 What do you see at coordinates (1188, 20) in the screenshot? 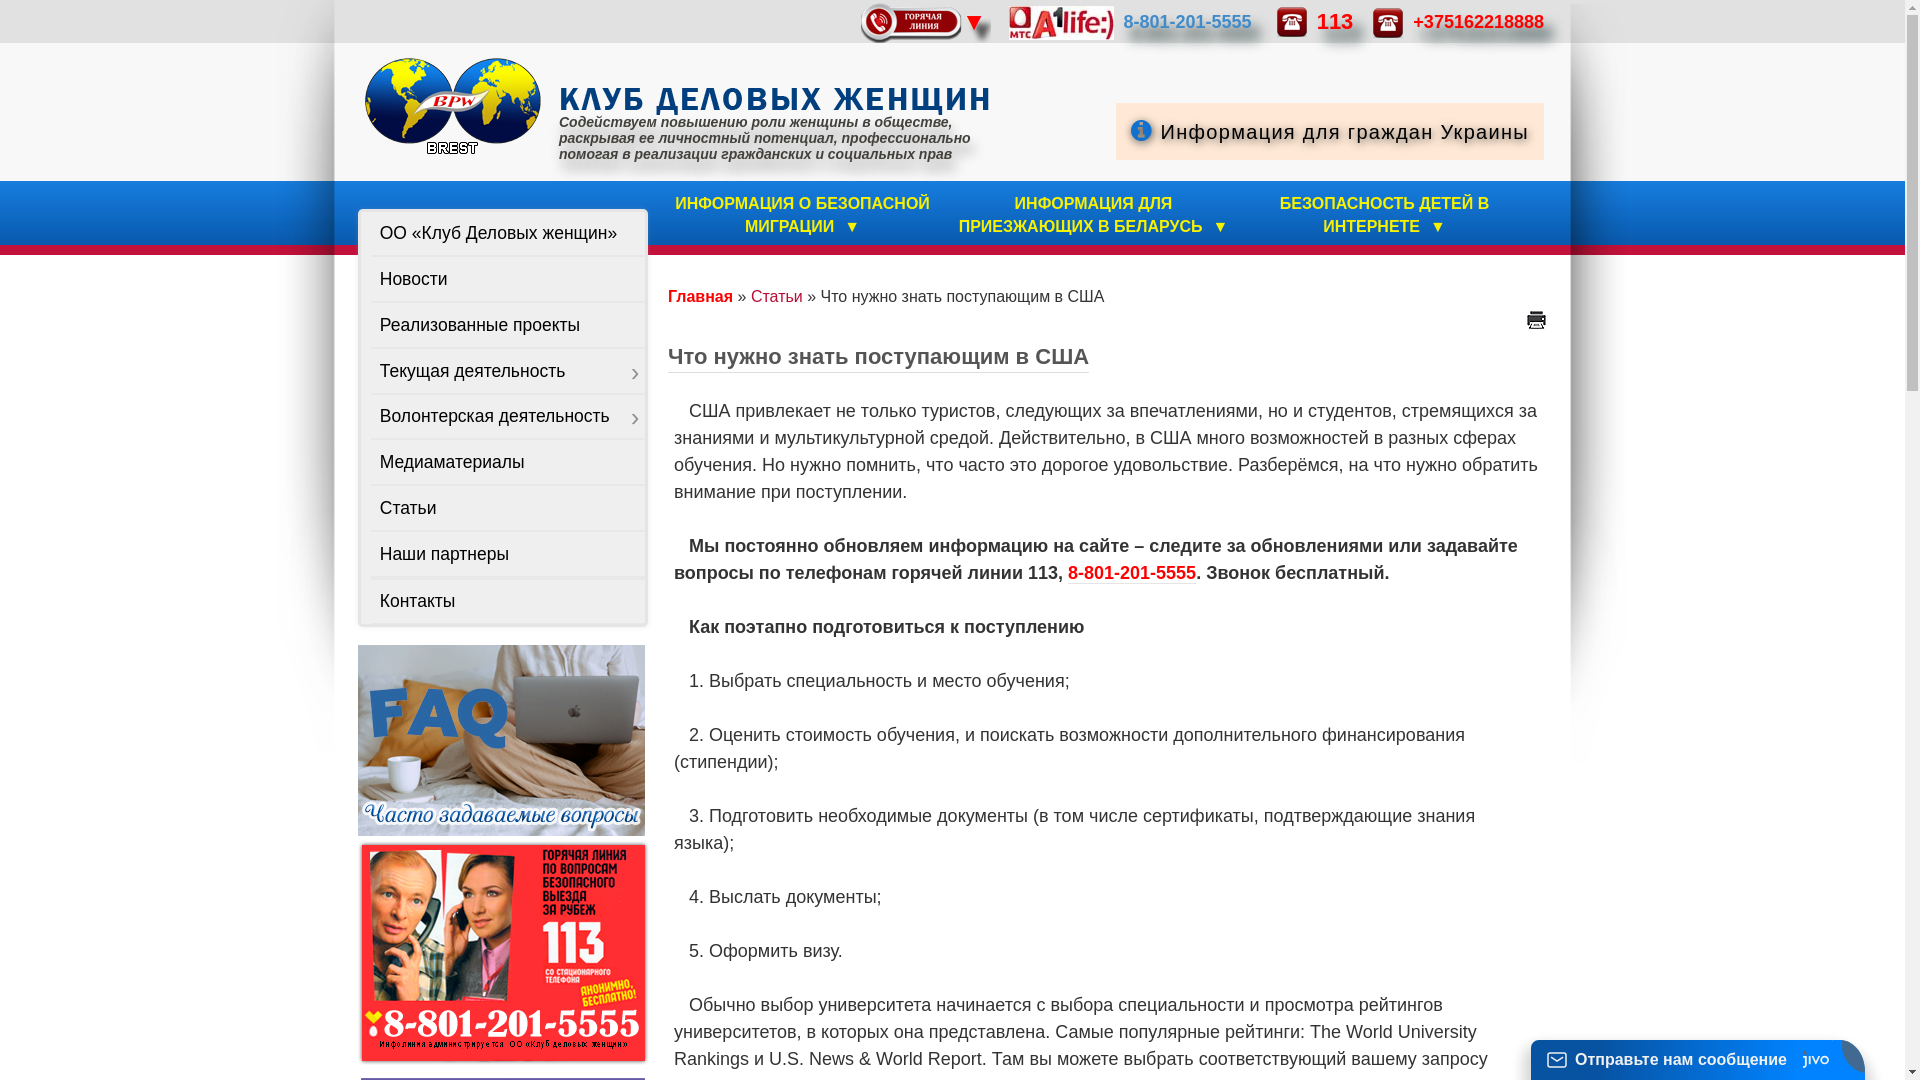
I see `'8-801-201-5555'` at bounding box center [1188, 20].